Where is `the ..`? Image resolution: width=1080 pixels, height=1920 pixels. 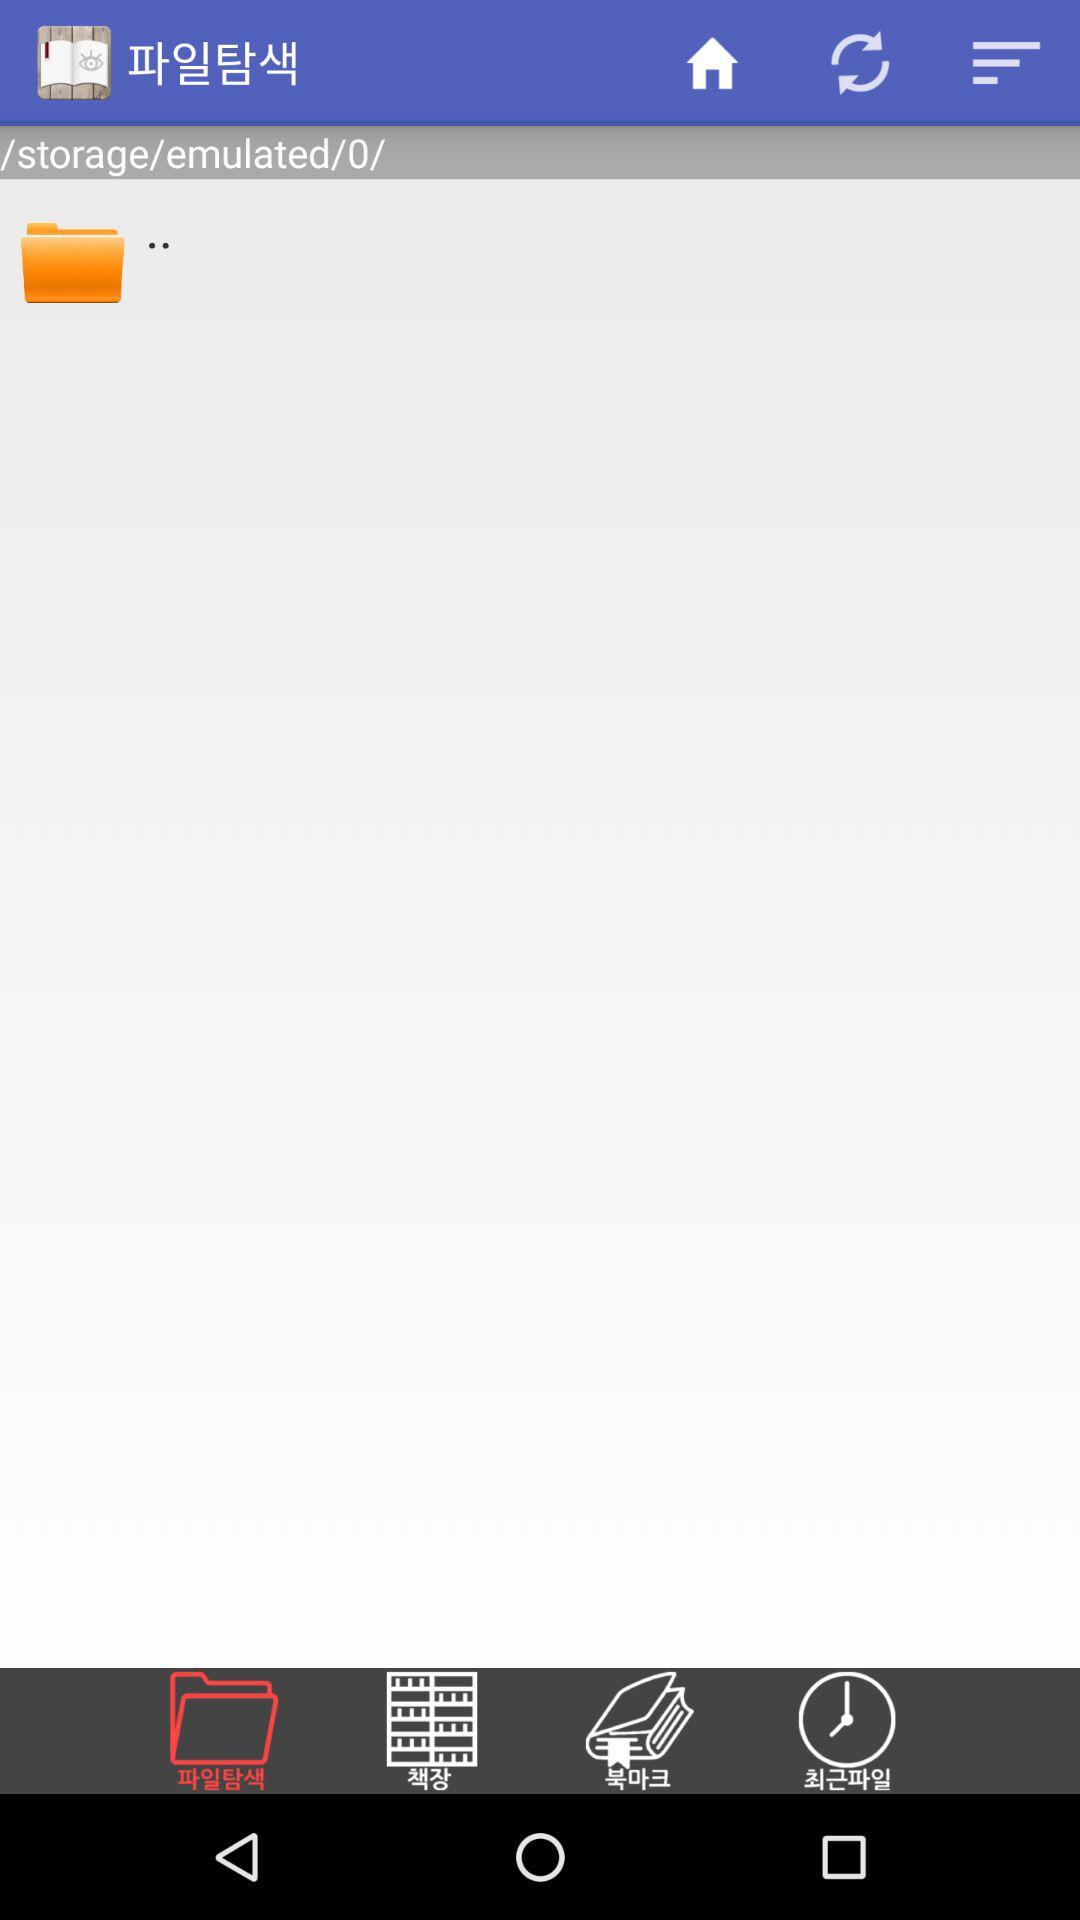
the .. is located at coordinates (598, 227).